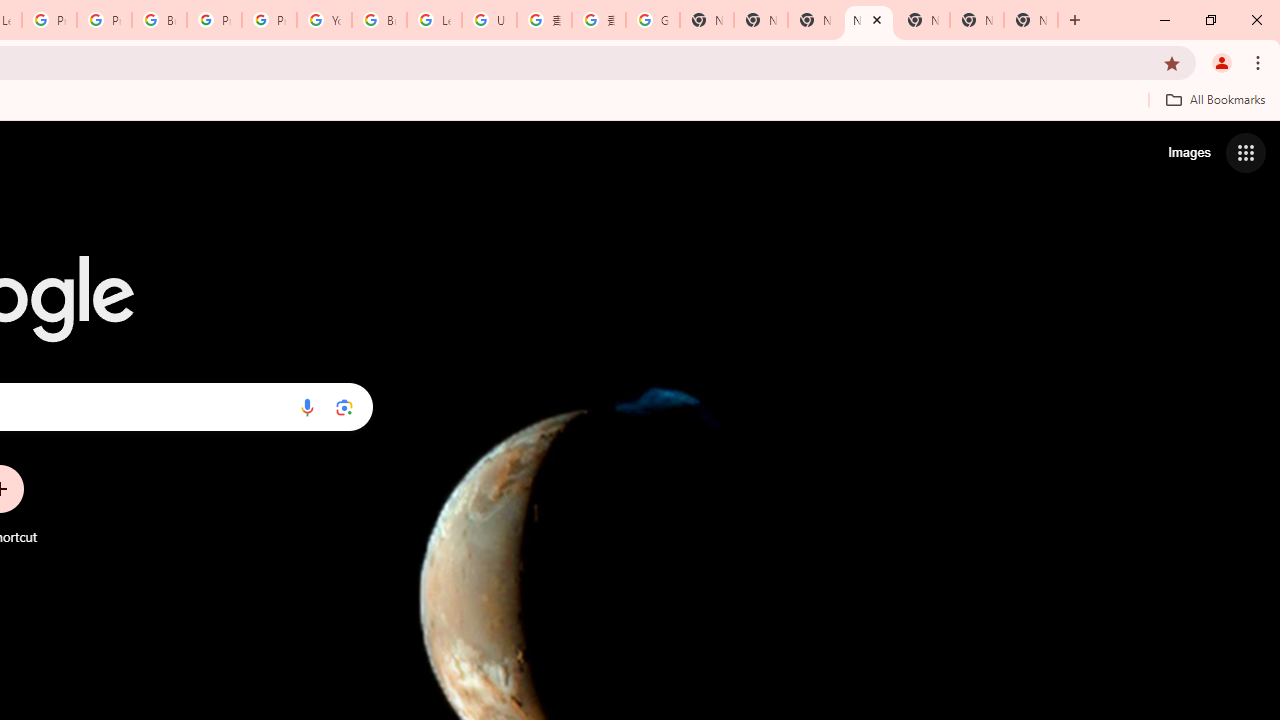 This screenshot has width=1280, height=720. Describe the element at coordinates (652, 20) in the screenshot. I see `'Google Images'` at that location.